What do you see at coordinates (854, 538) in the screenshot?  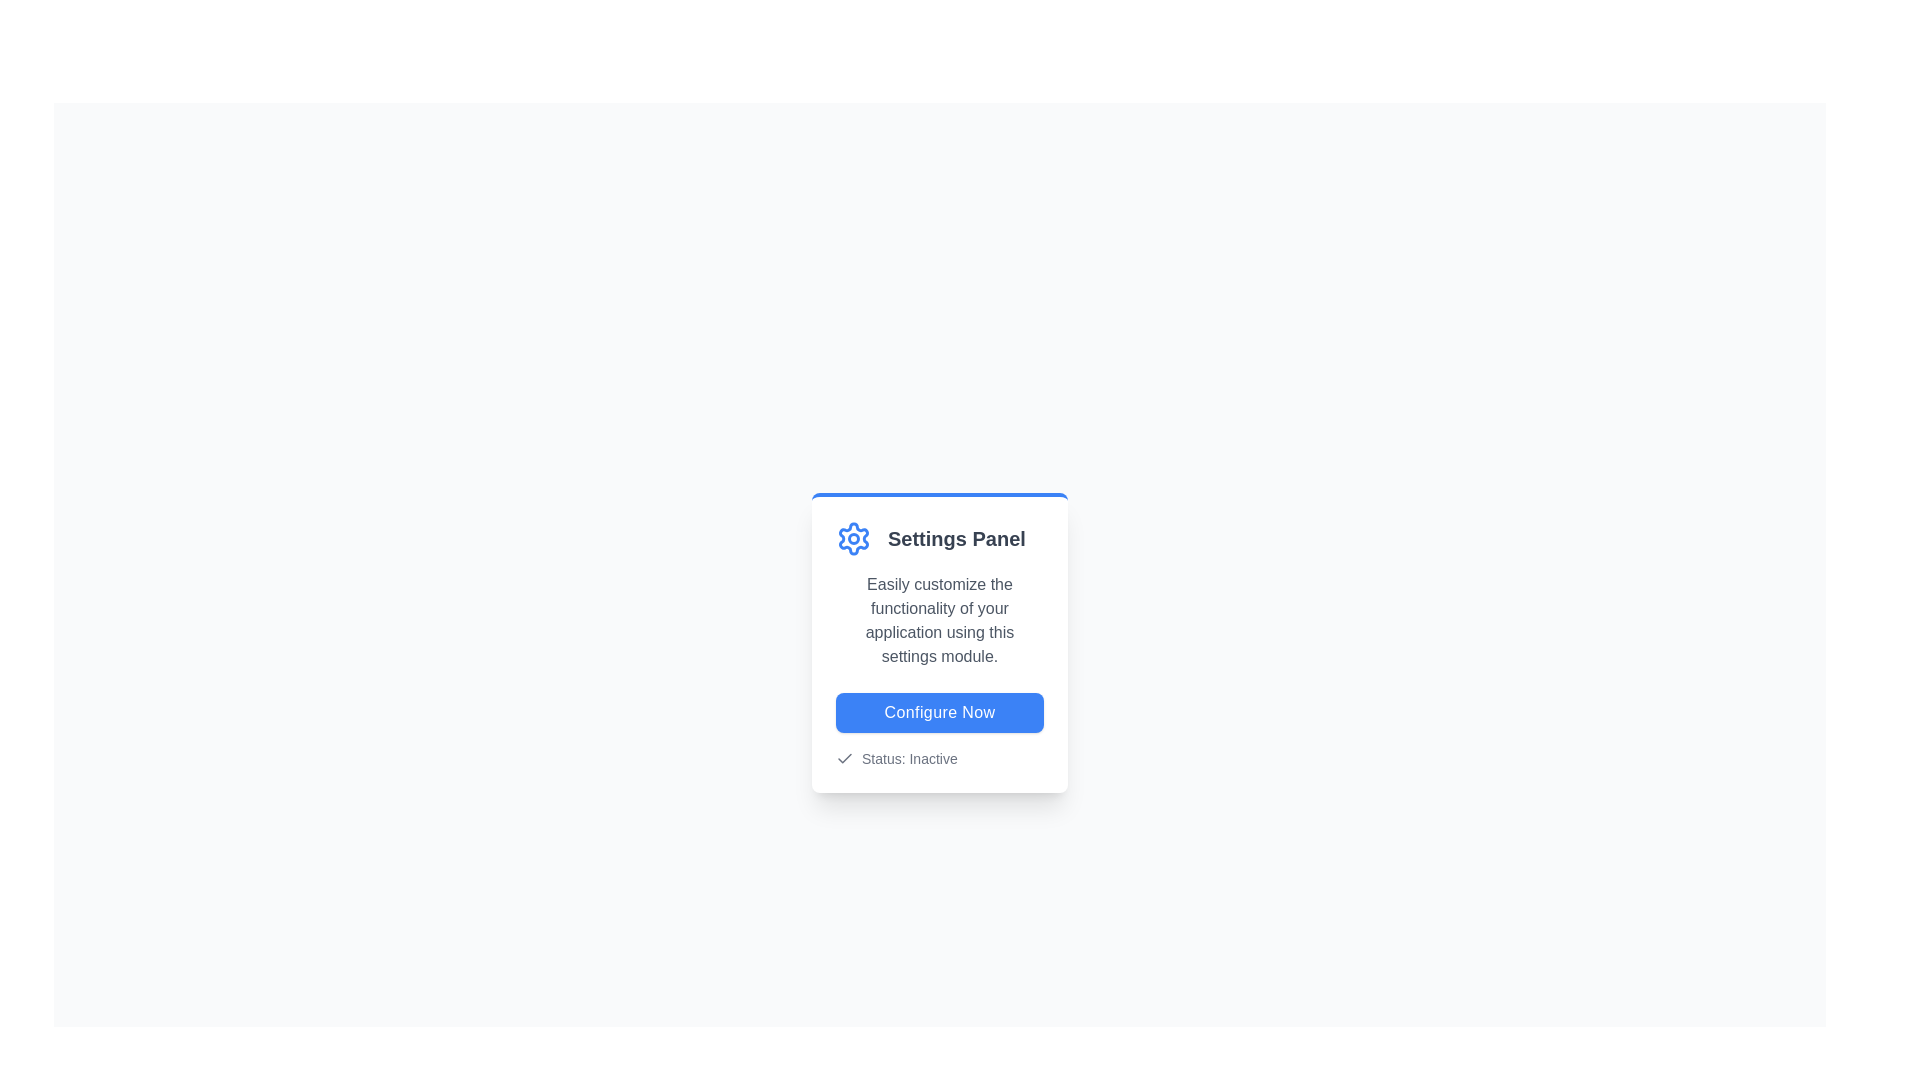 I see `small, blue-filled circle located inside the gear icon, which is part of the central structure of the icon next to the 'Settings Panel' heading` at bounding box center [854, 538].